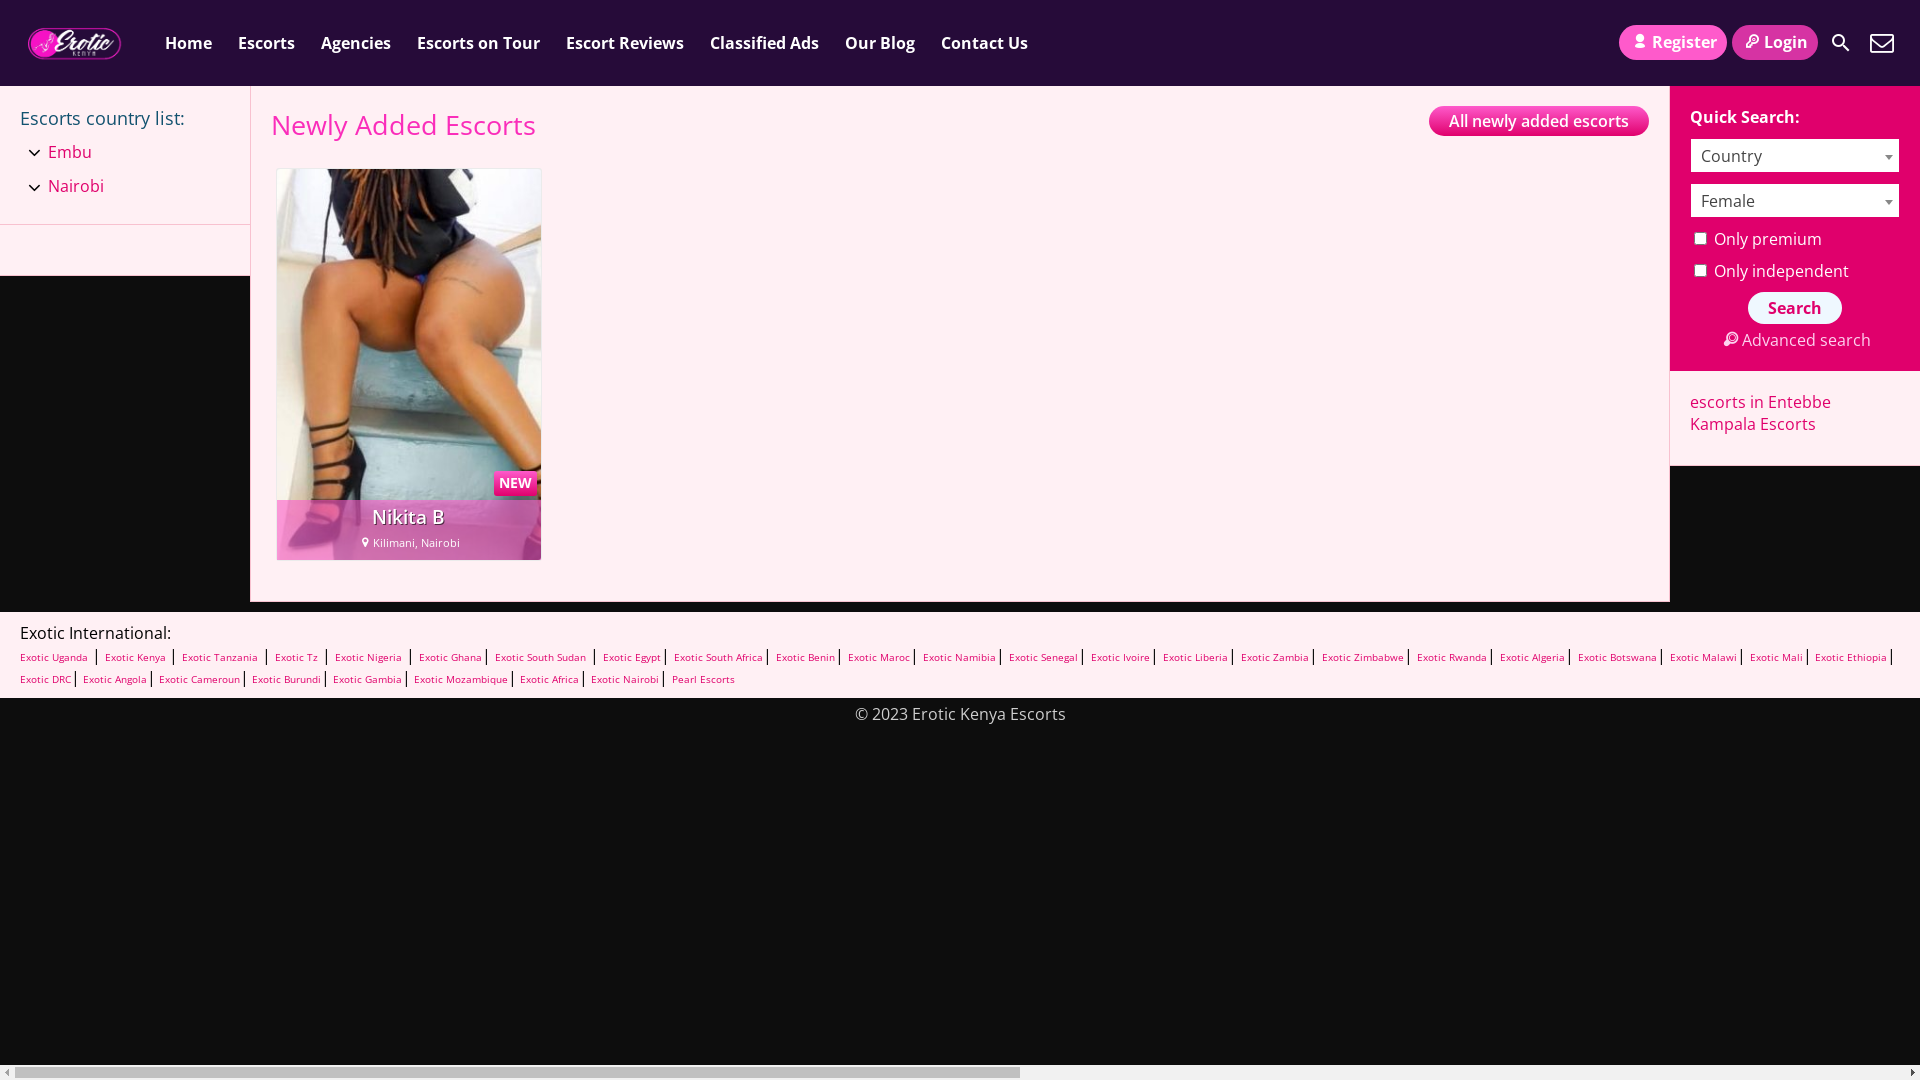 The width and height of the screenshot is (1920, 1080). What do you see at coordinates (1195, 656) in the screenshot?
I see `'Exotic Liberia'` at bounding box center [1195, 656].